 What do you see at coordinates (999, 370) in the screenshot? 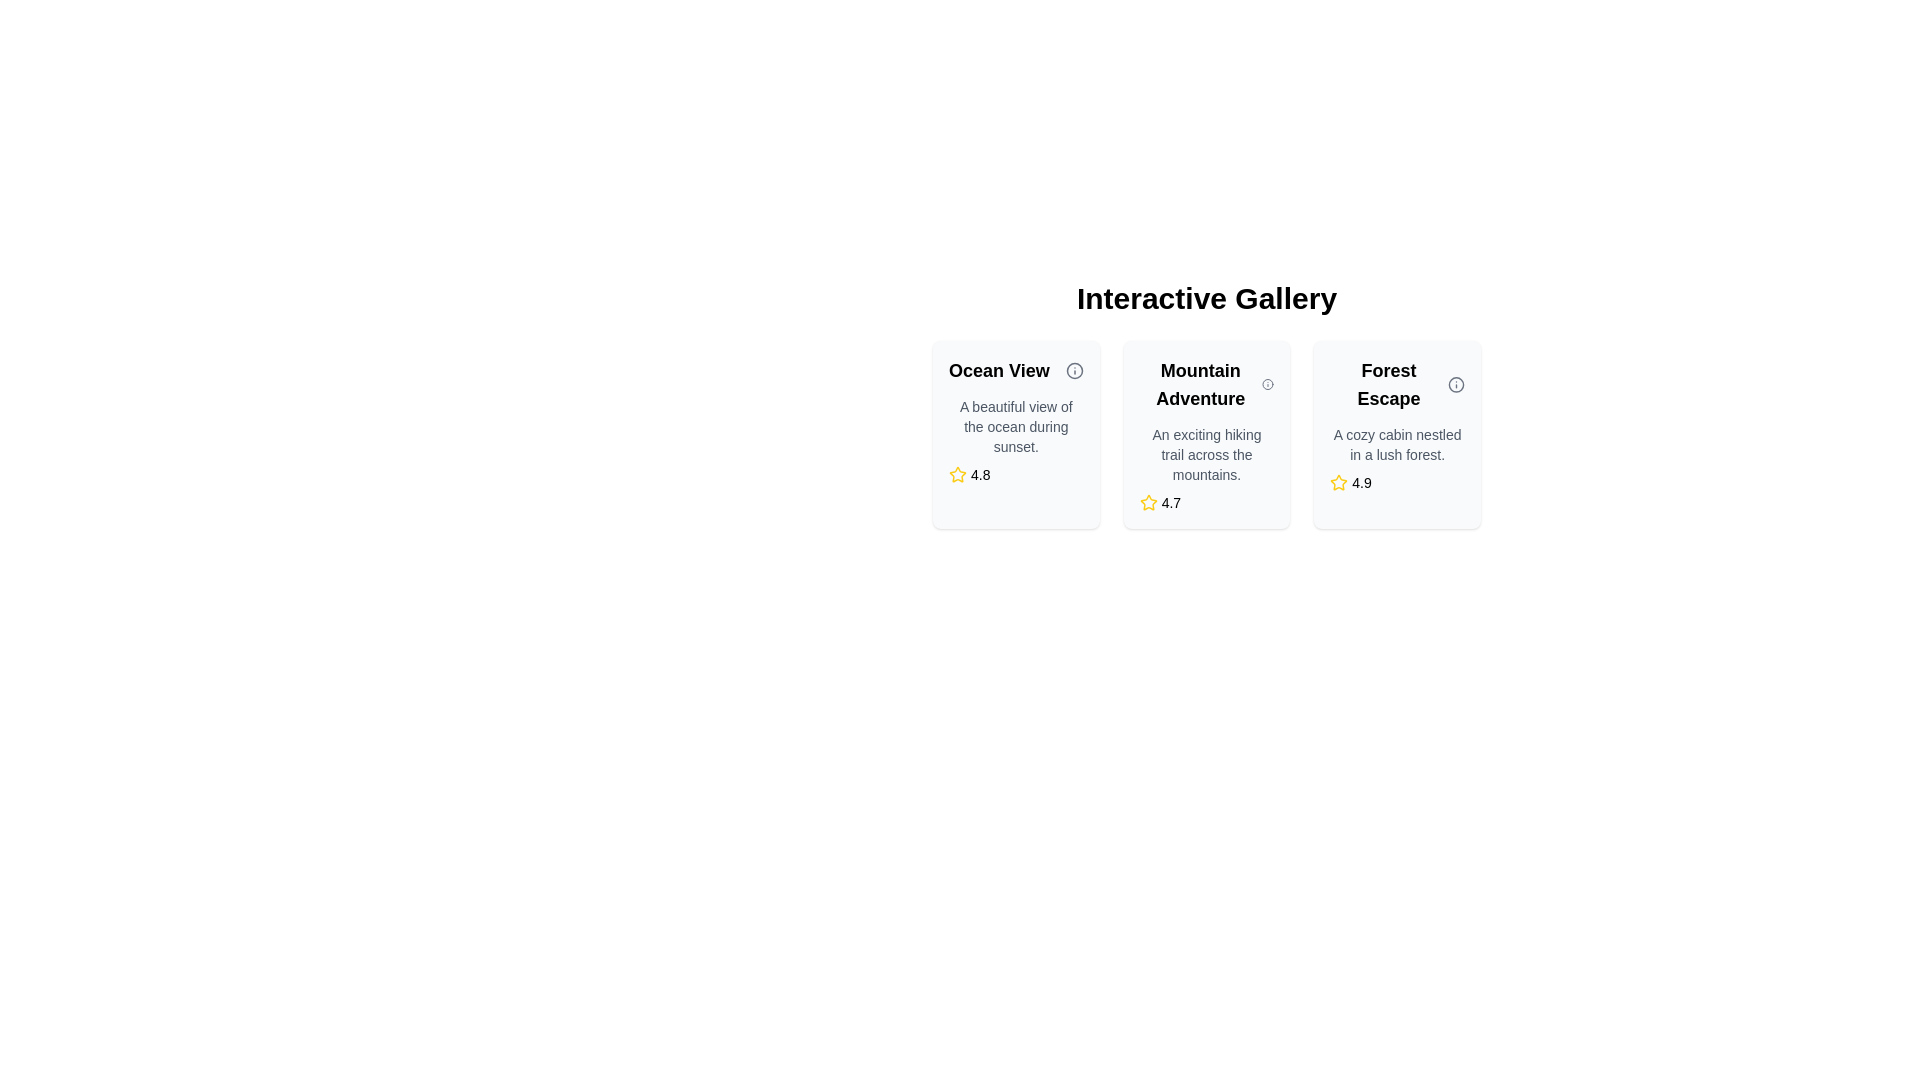
I see `header text 'Ocean View' which is styled in a large and bold font, located at the top-left corner of the first card in the grid layout under the main title 'Interactive Gallery'` at bounding box center [999, 370].